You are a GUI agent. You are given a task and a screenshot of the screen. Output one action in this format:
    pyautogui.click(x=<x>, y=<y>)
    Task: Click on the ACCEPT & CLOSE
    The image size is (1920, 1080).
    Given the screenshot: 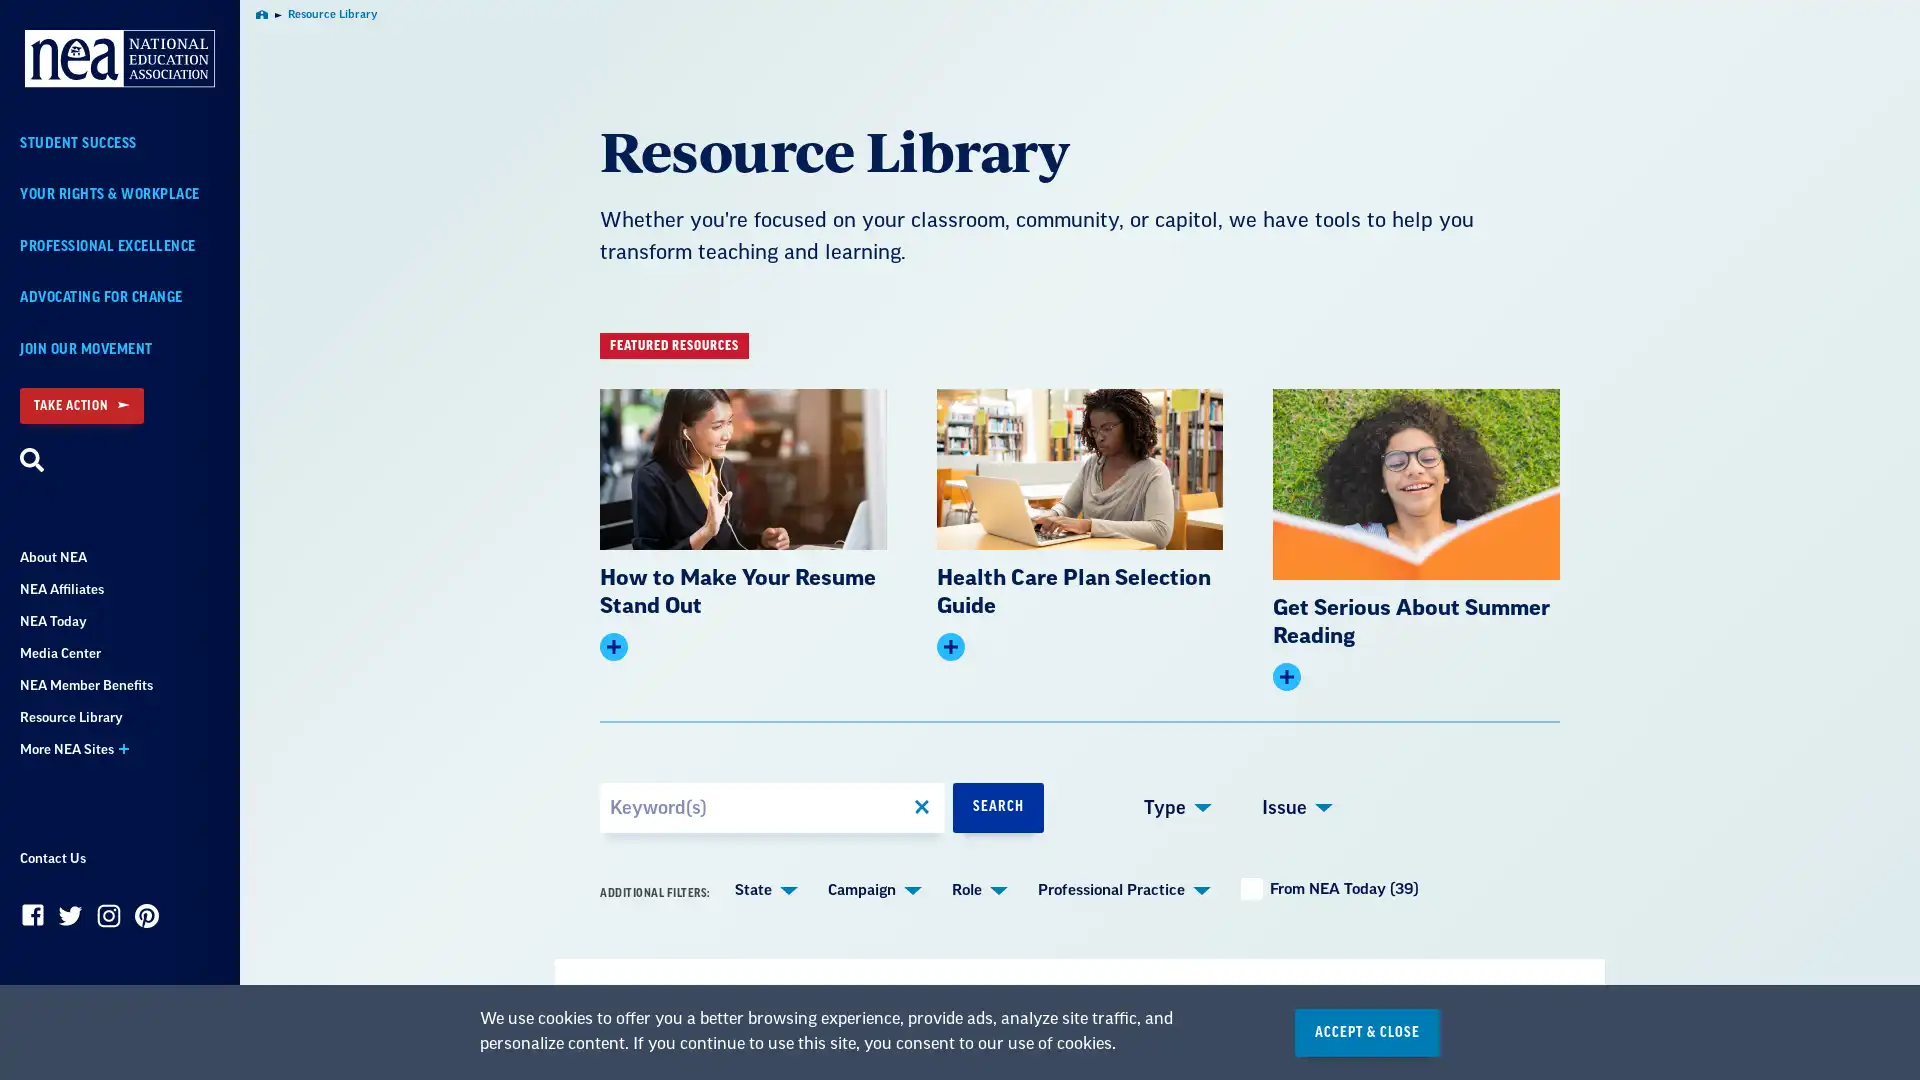 What is the action you would take?
    pyautogui.click(x=1366, y=1032)
    